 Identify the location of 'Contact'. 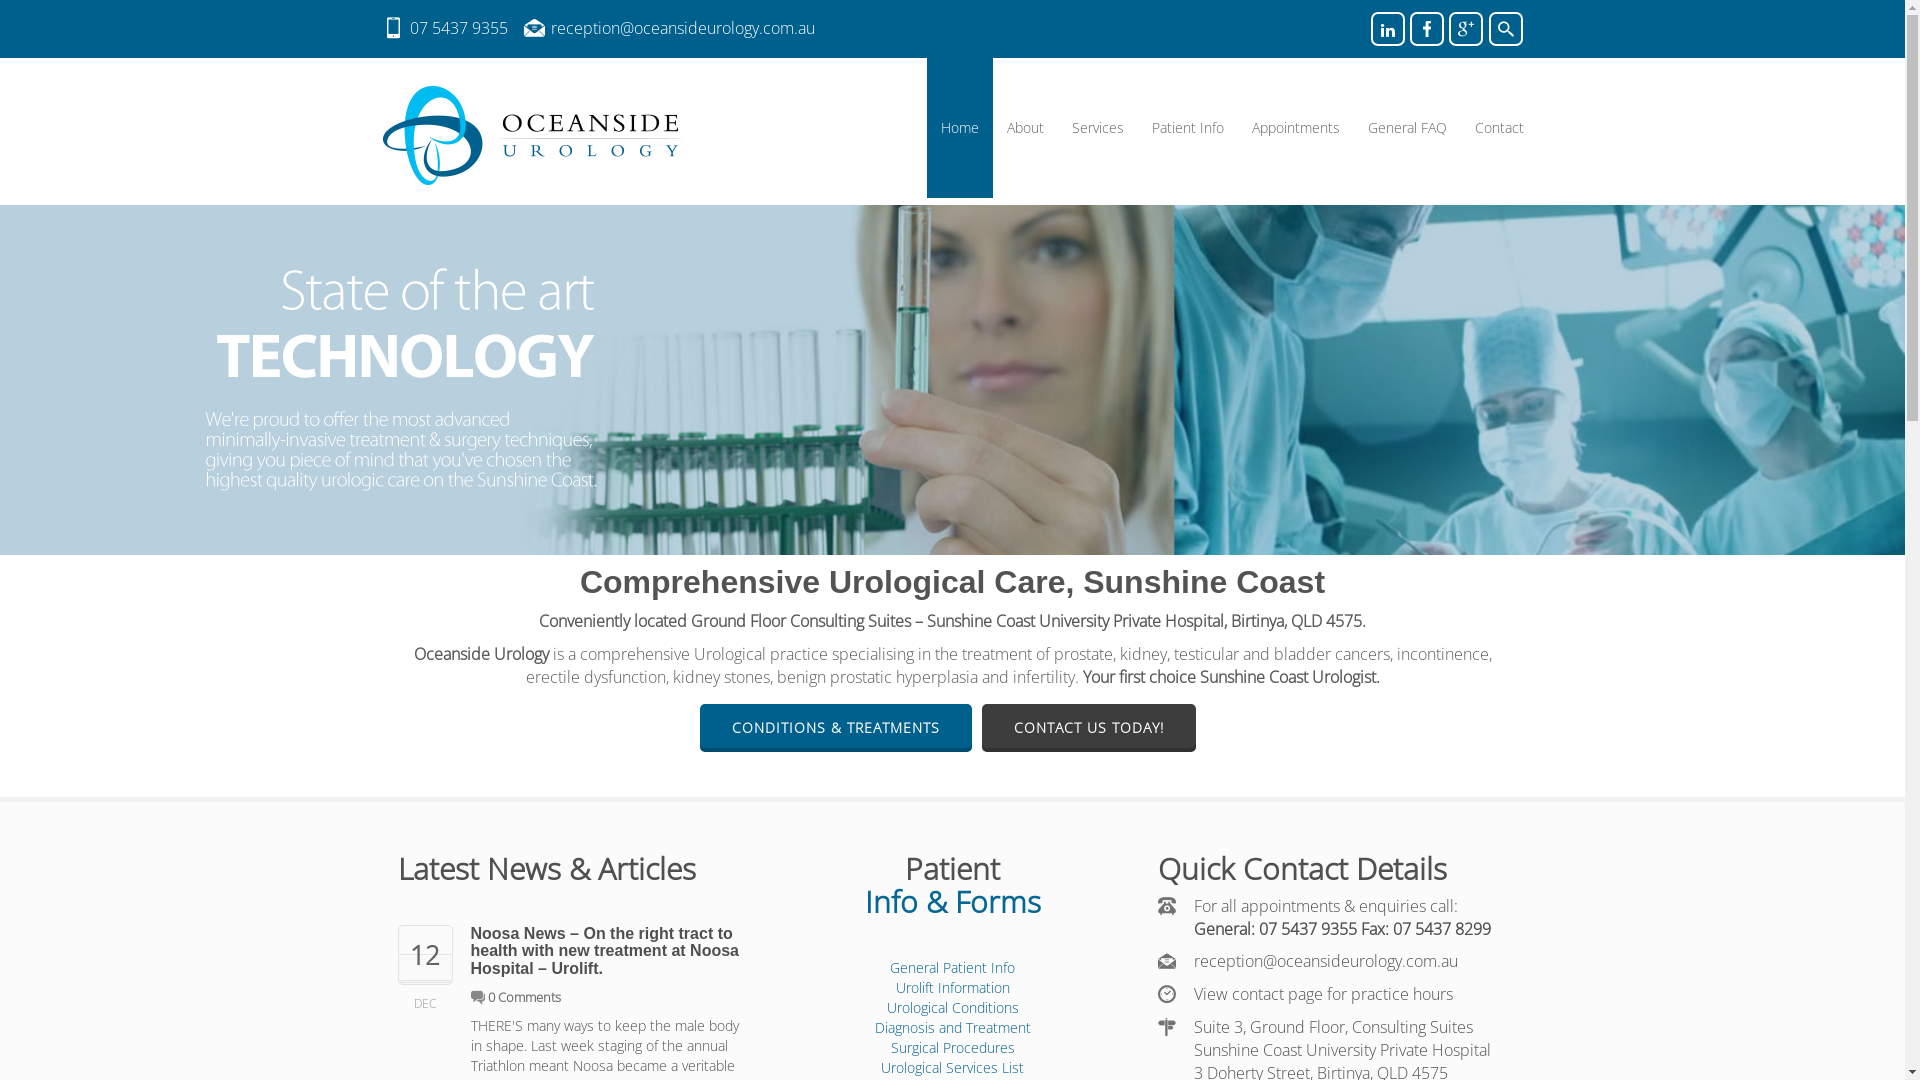
(1498, 127).